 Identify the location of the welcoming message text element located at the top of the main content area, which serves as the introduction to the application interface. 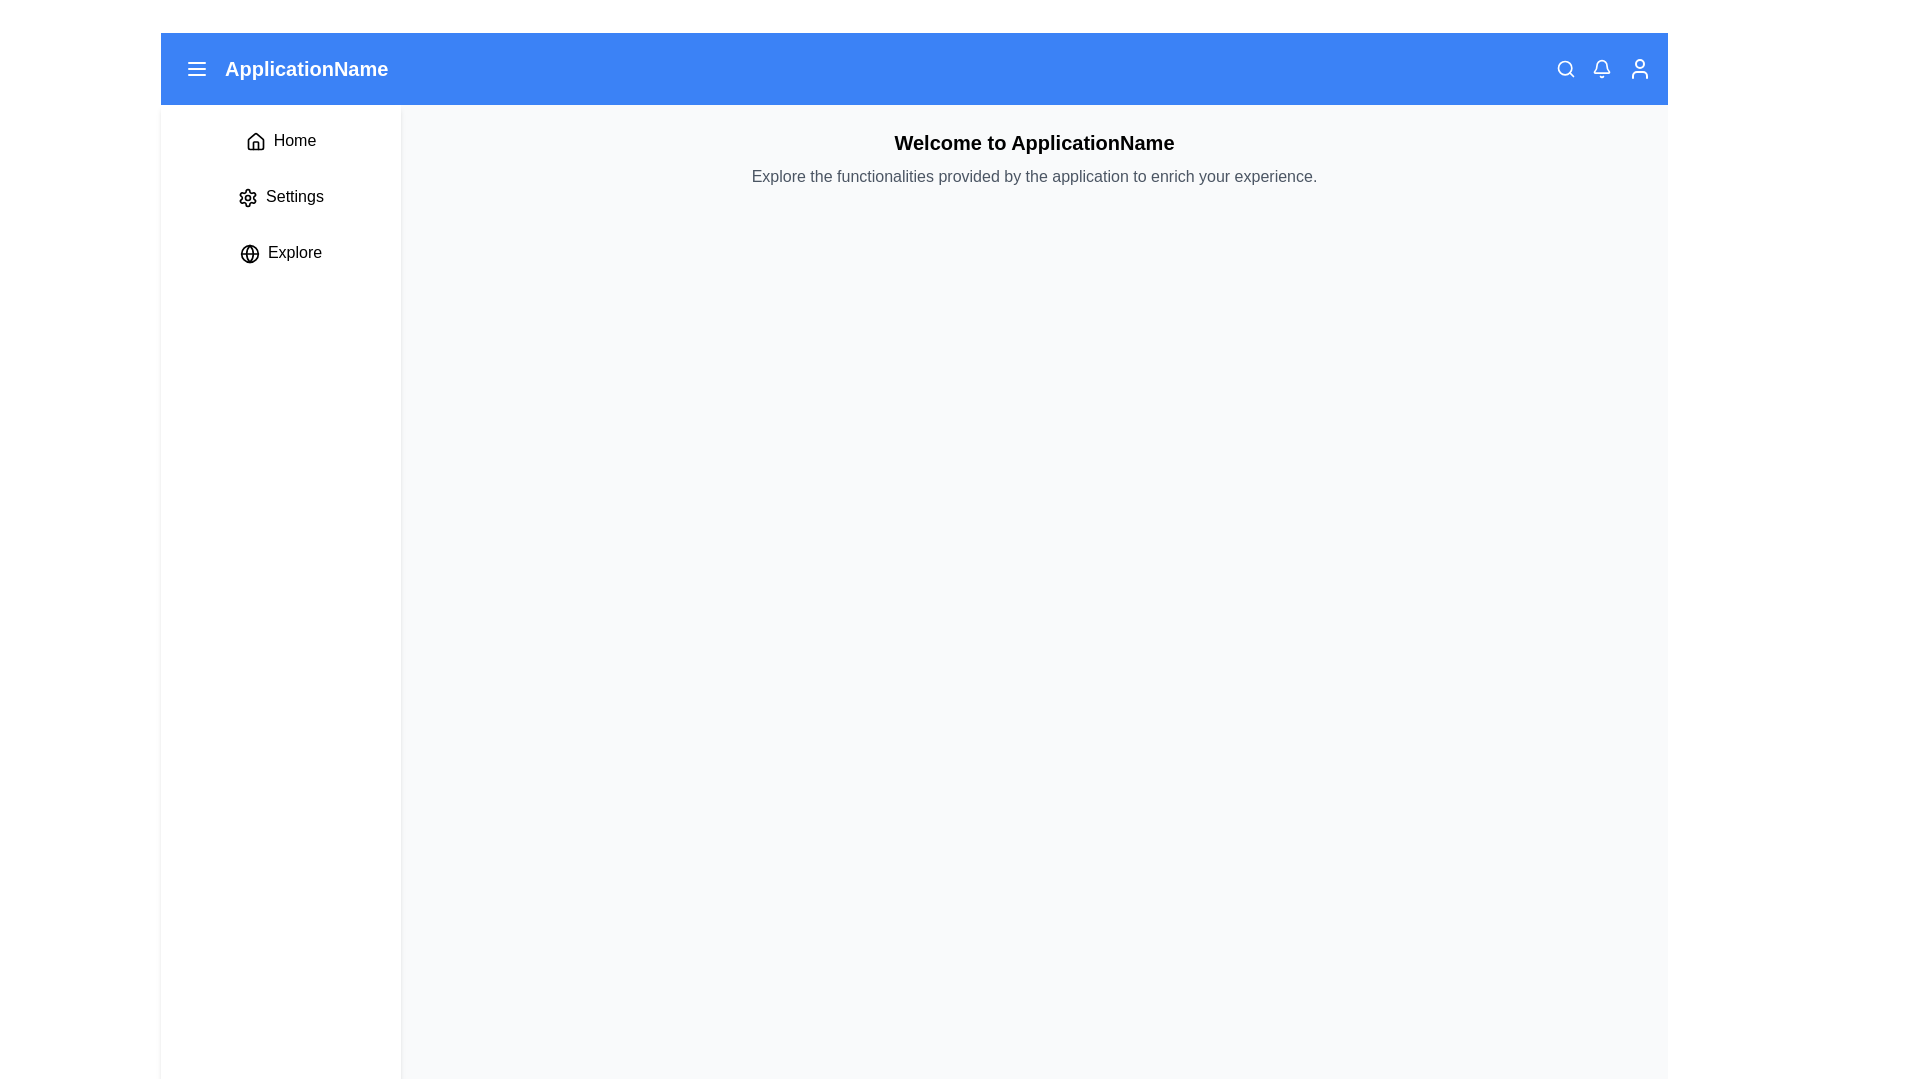
(1034, 141).